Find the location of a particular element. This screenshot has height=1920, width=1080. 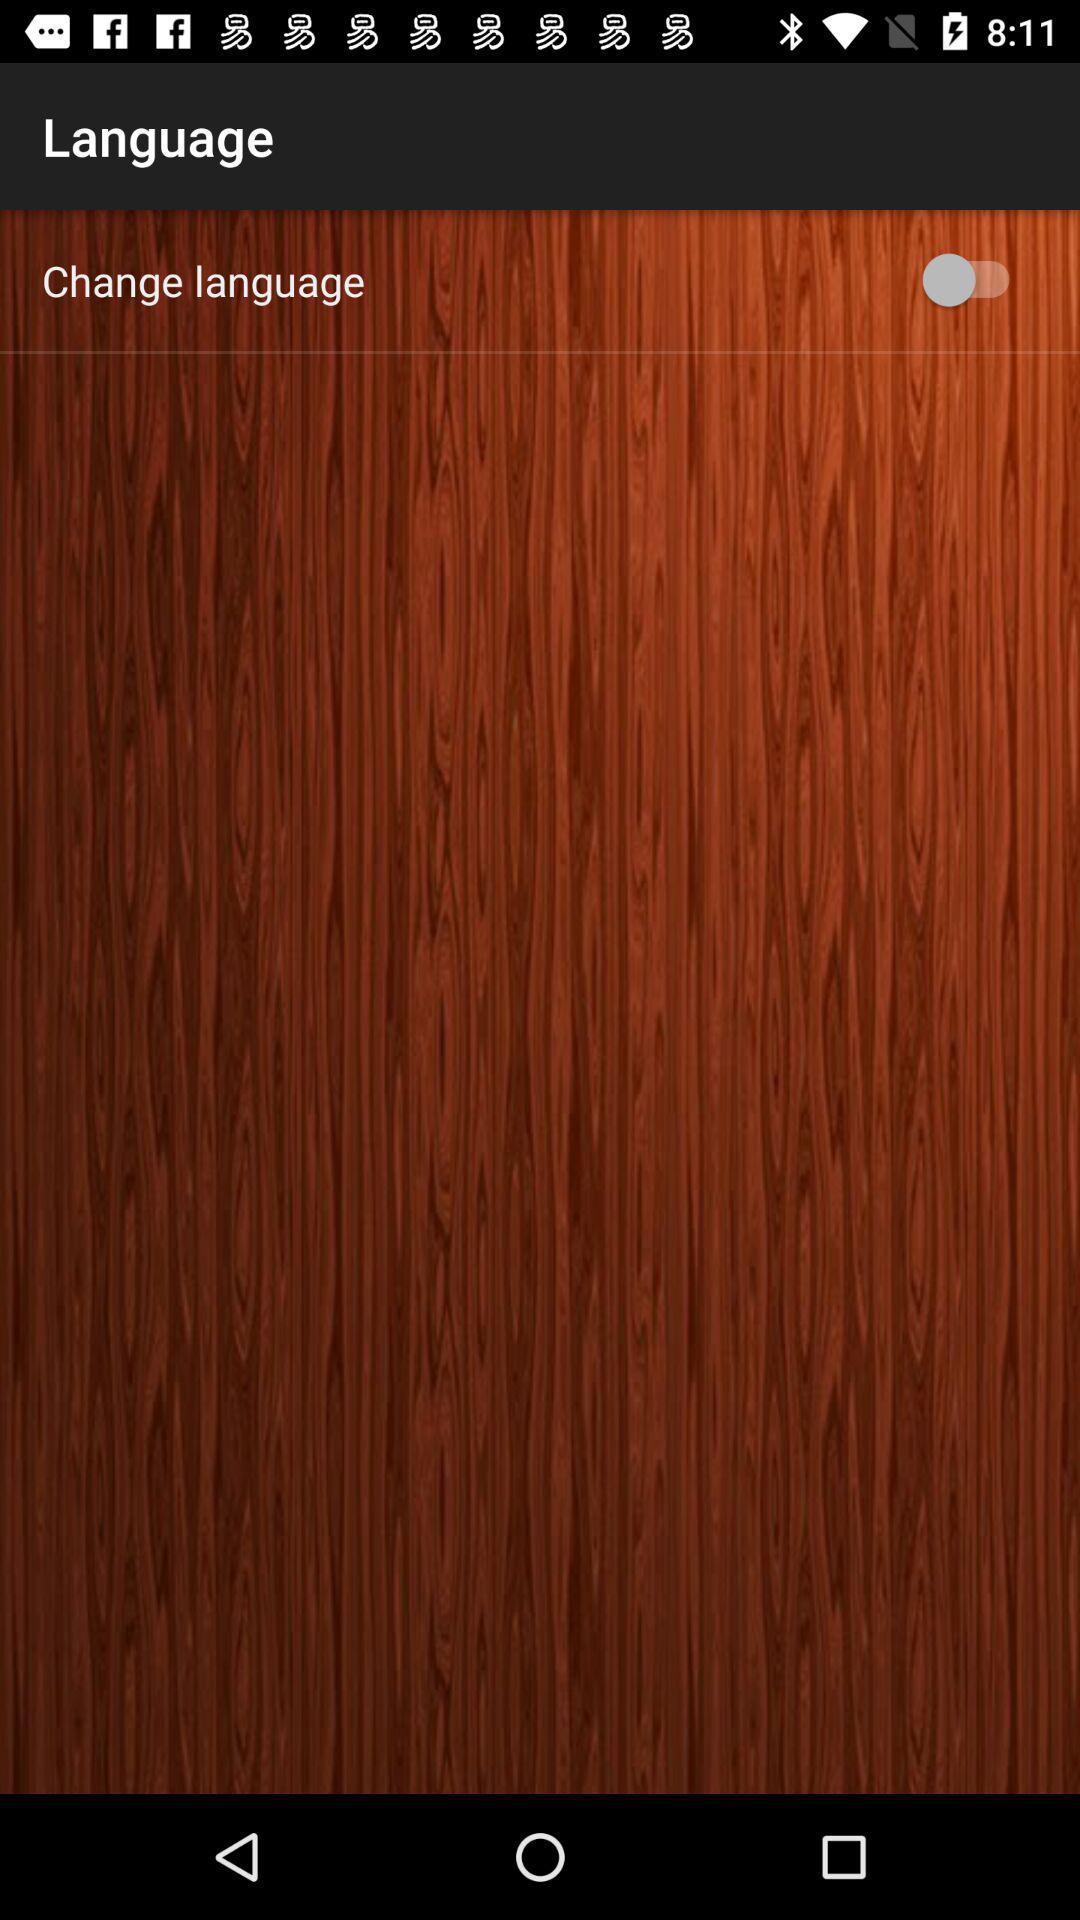

icon to the right of the change language app is located at coordinates (974, 279).